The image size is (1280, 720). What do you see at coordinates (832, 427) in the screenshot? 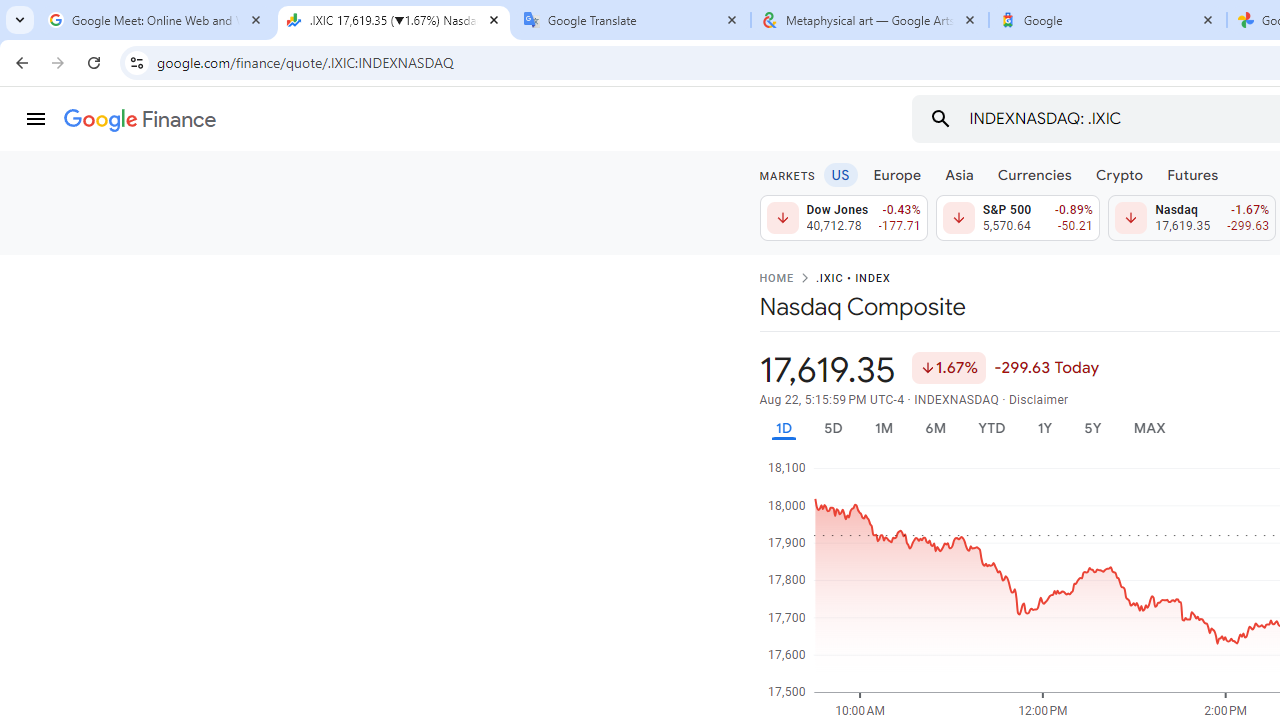
I see `'5D'` at bounding box center [832, 427].